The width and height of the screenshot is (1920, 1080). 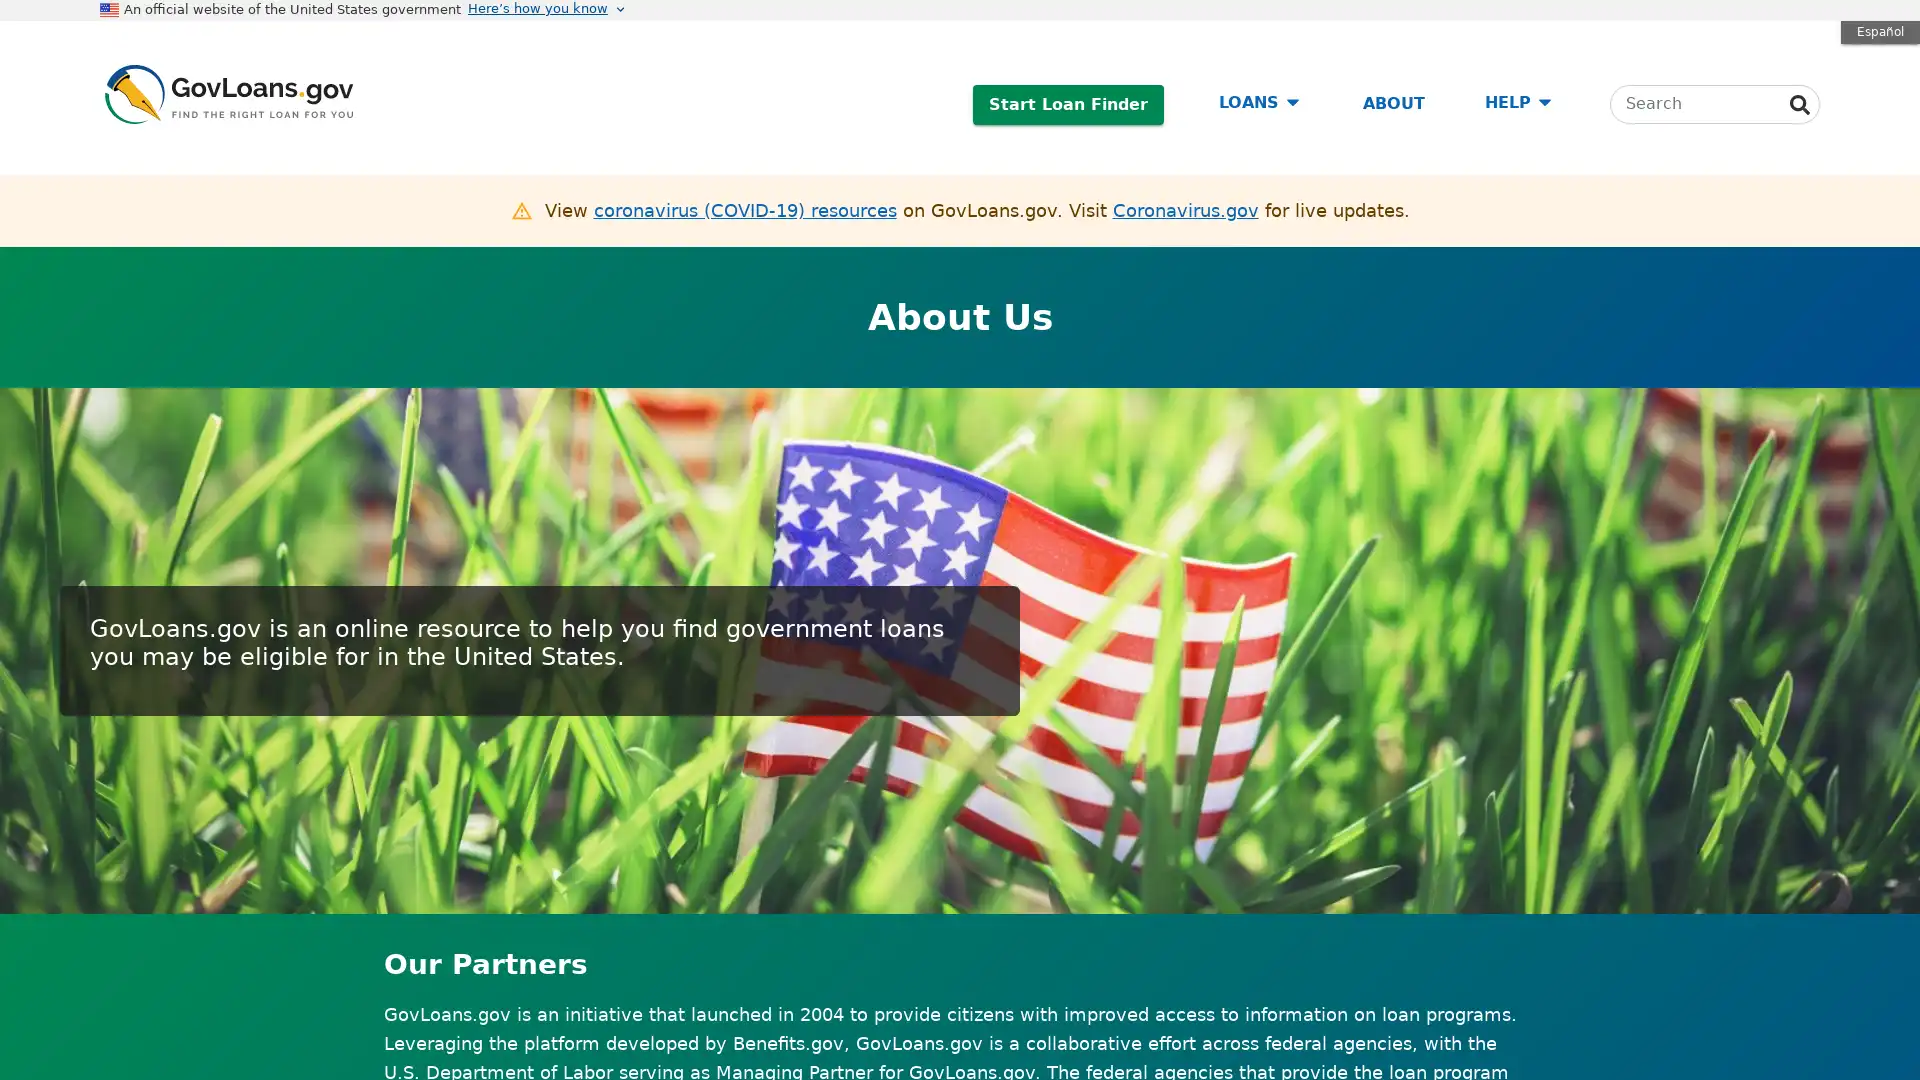 What do you see at coordinates (1067, 104) in the screenshot?
I see `Start Loan Finder` at bounding box center [1067, 104].